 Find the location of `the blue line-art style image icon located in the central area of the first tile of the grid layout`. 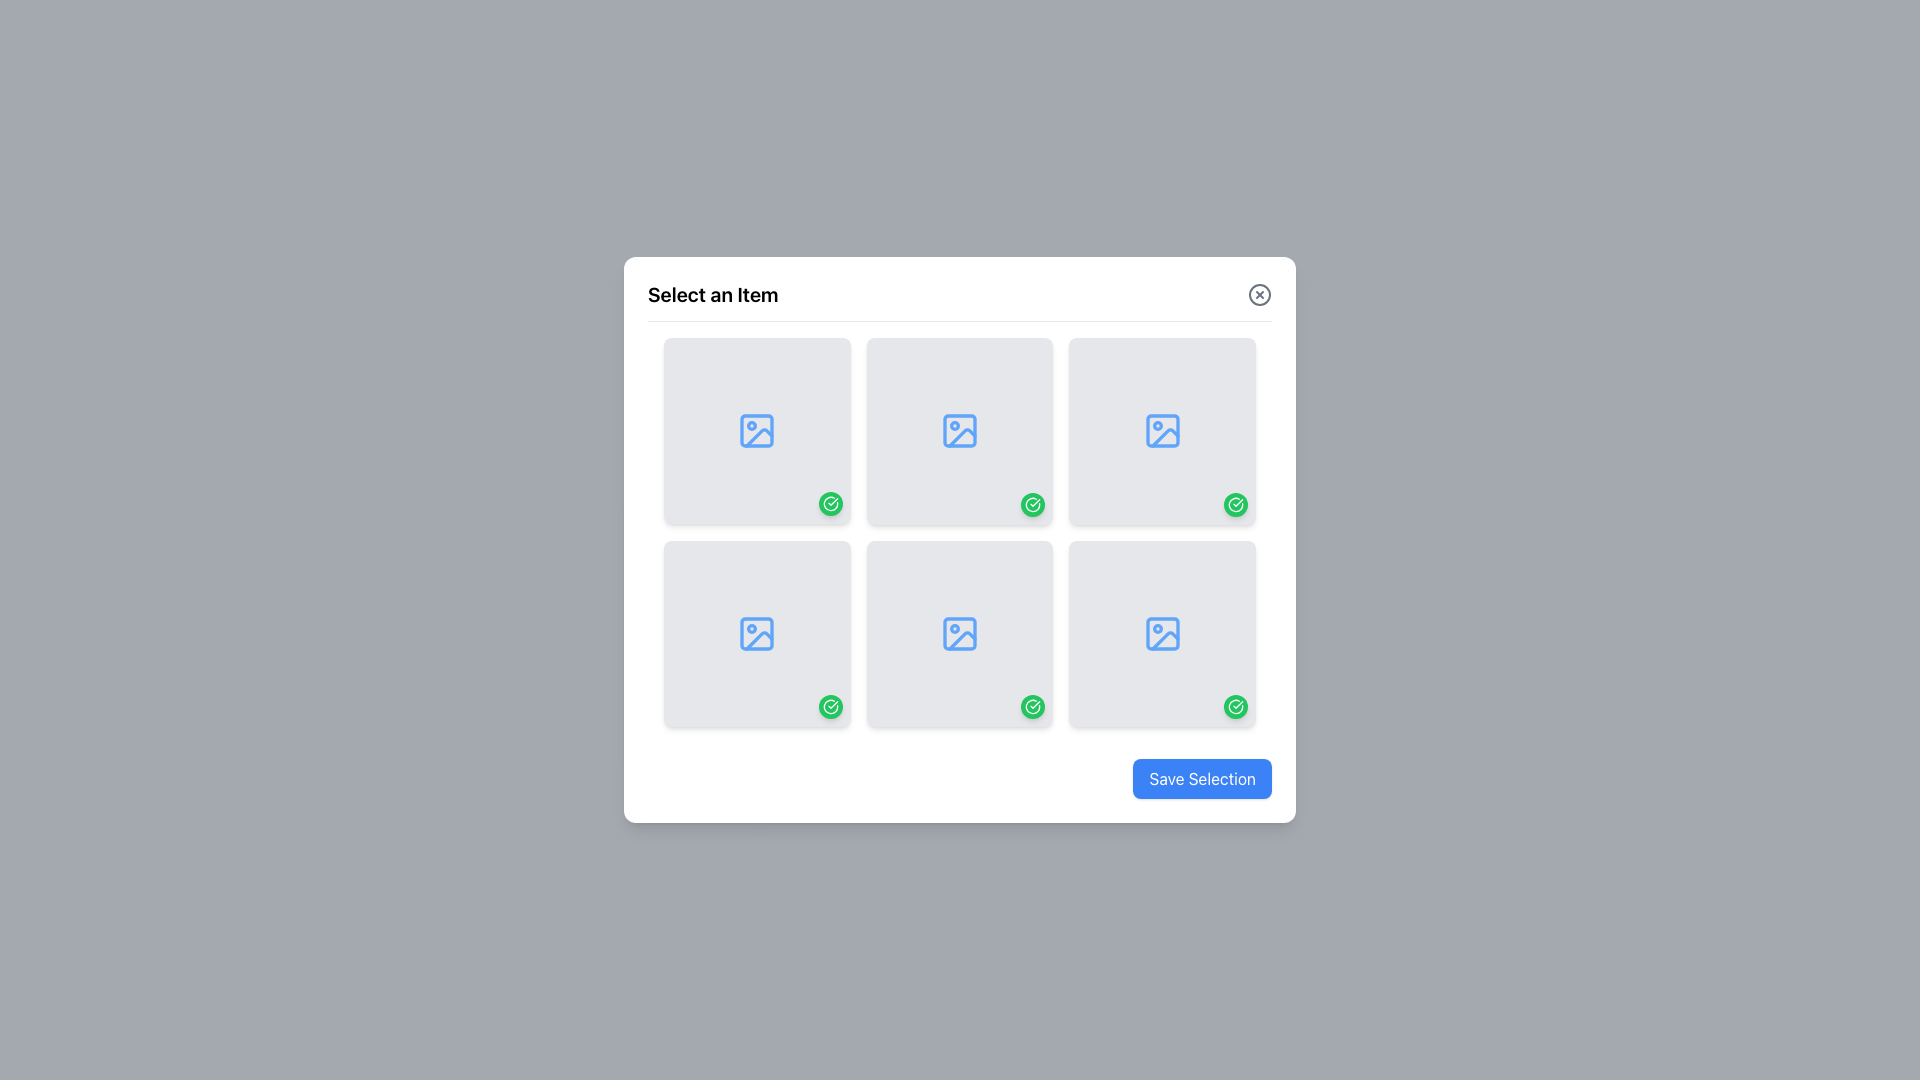

the blue line-art style image icon located in the central area of the first tile of the grid layout is located at coordinates (756, 430).